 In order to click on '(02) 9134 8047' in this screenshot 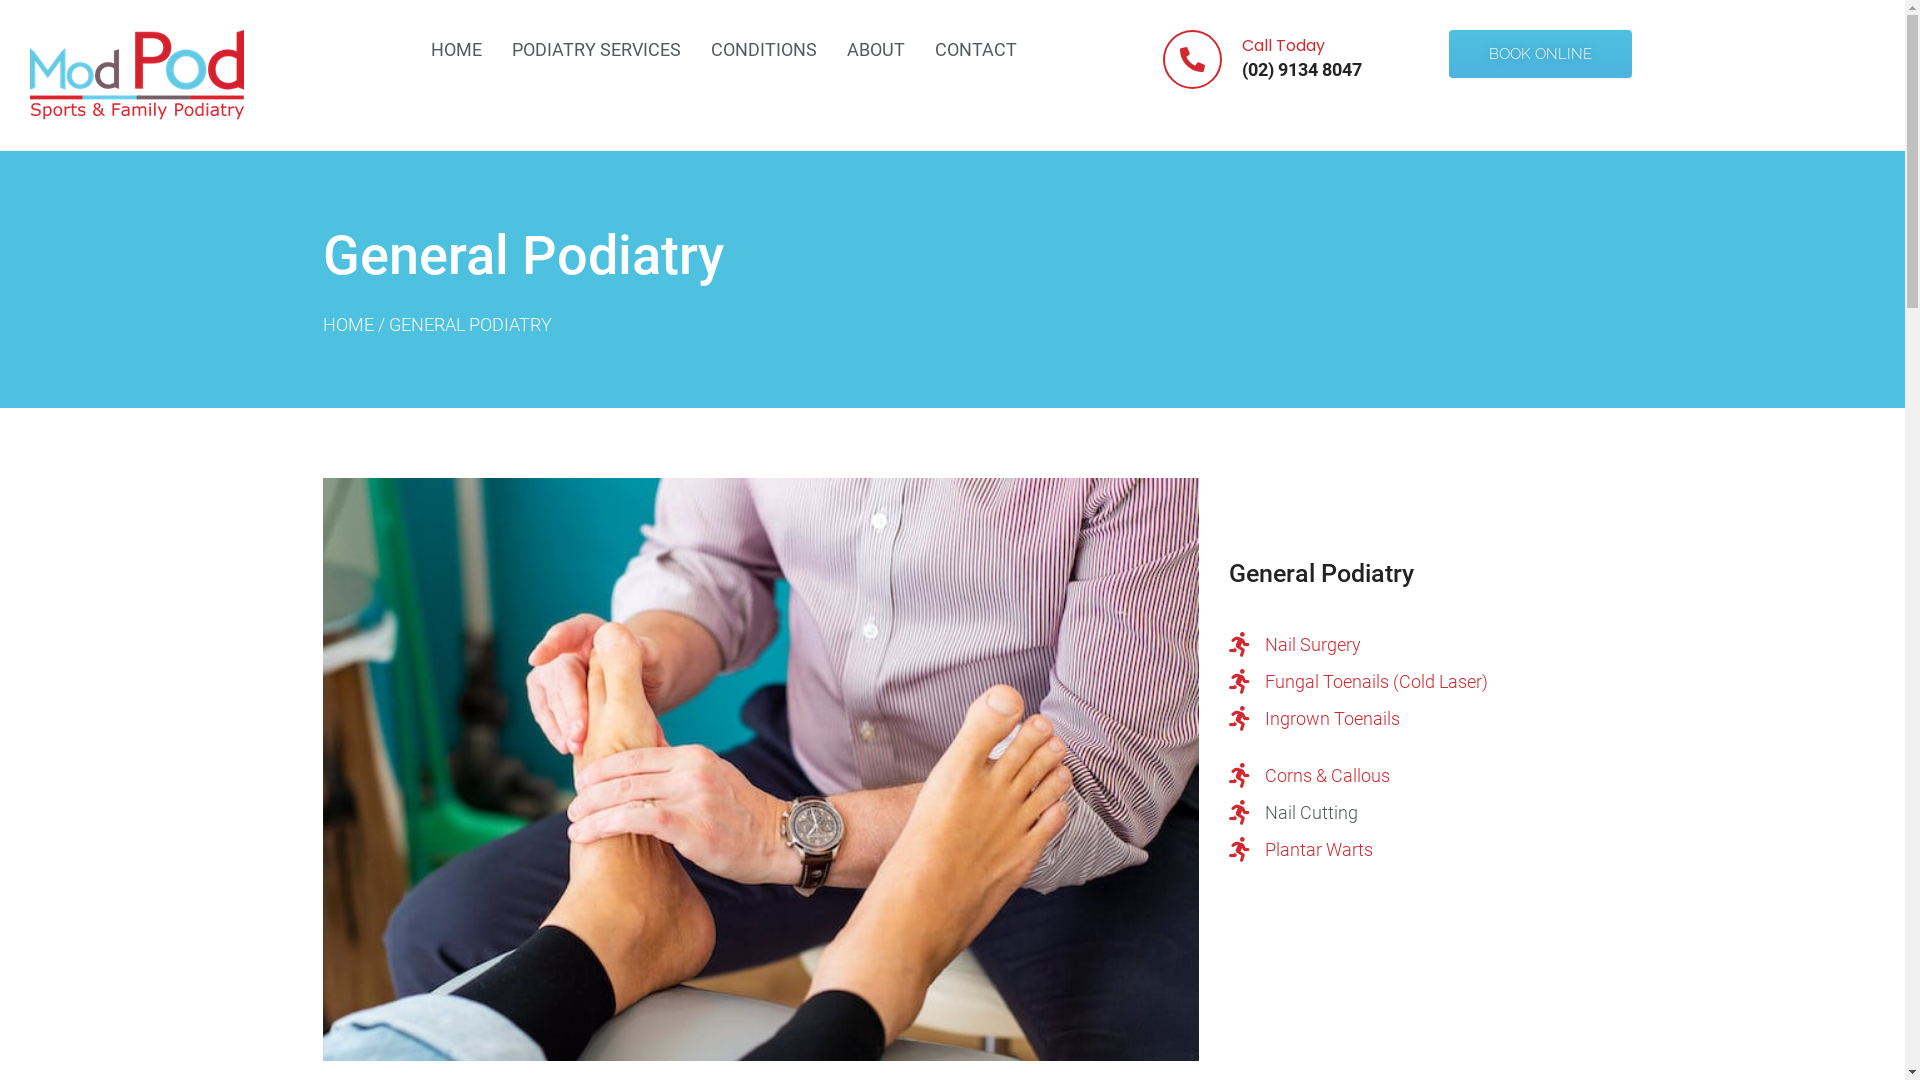, I will do `click(1301, 68)`.